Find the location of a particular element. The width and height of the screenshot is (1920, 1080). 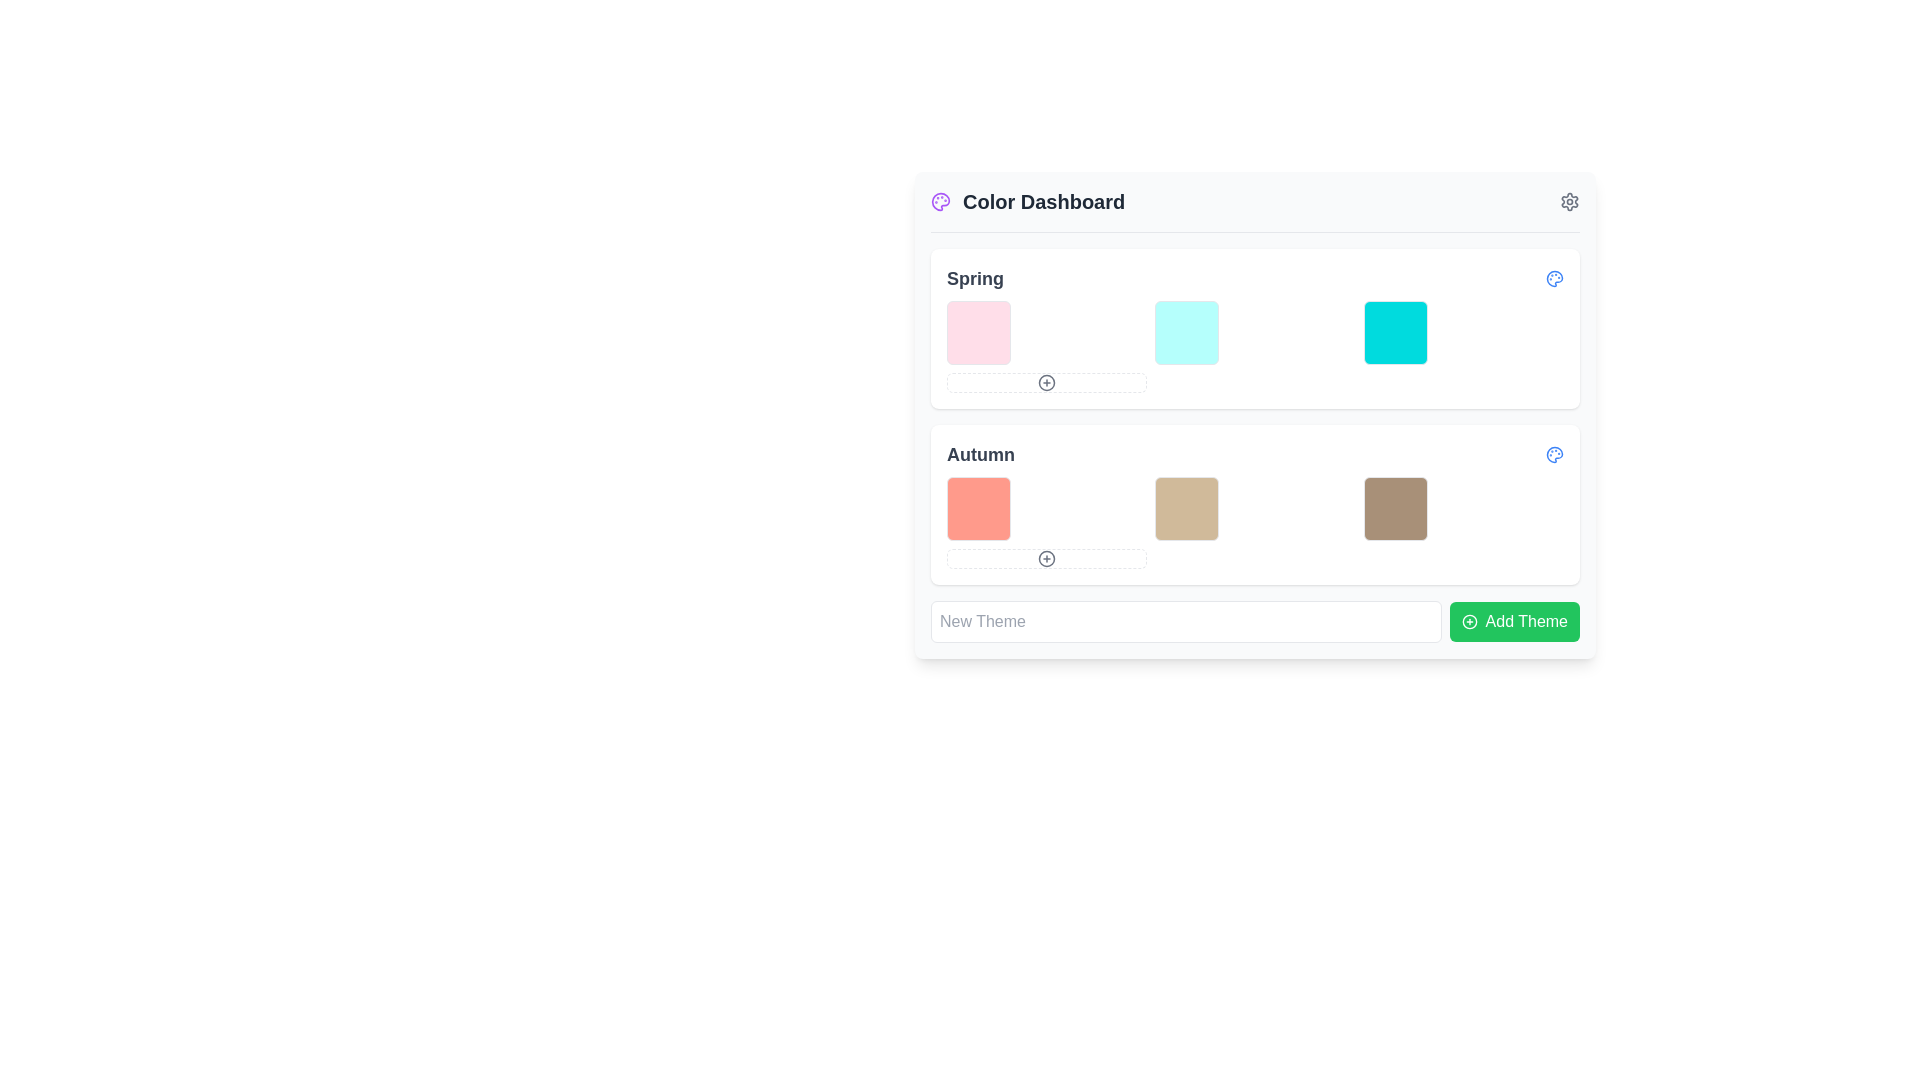

the second color tile in the 'Autumn' section of the Color Dashboard, which is a light brown square with rounded corners is located at coordinates (1187, 508).